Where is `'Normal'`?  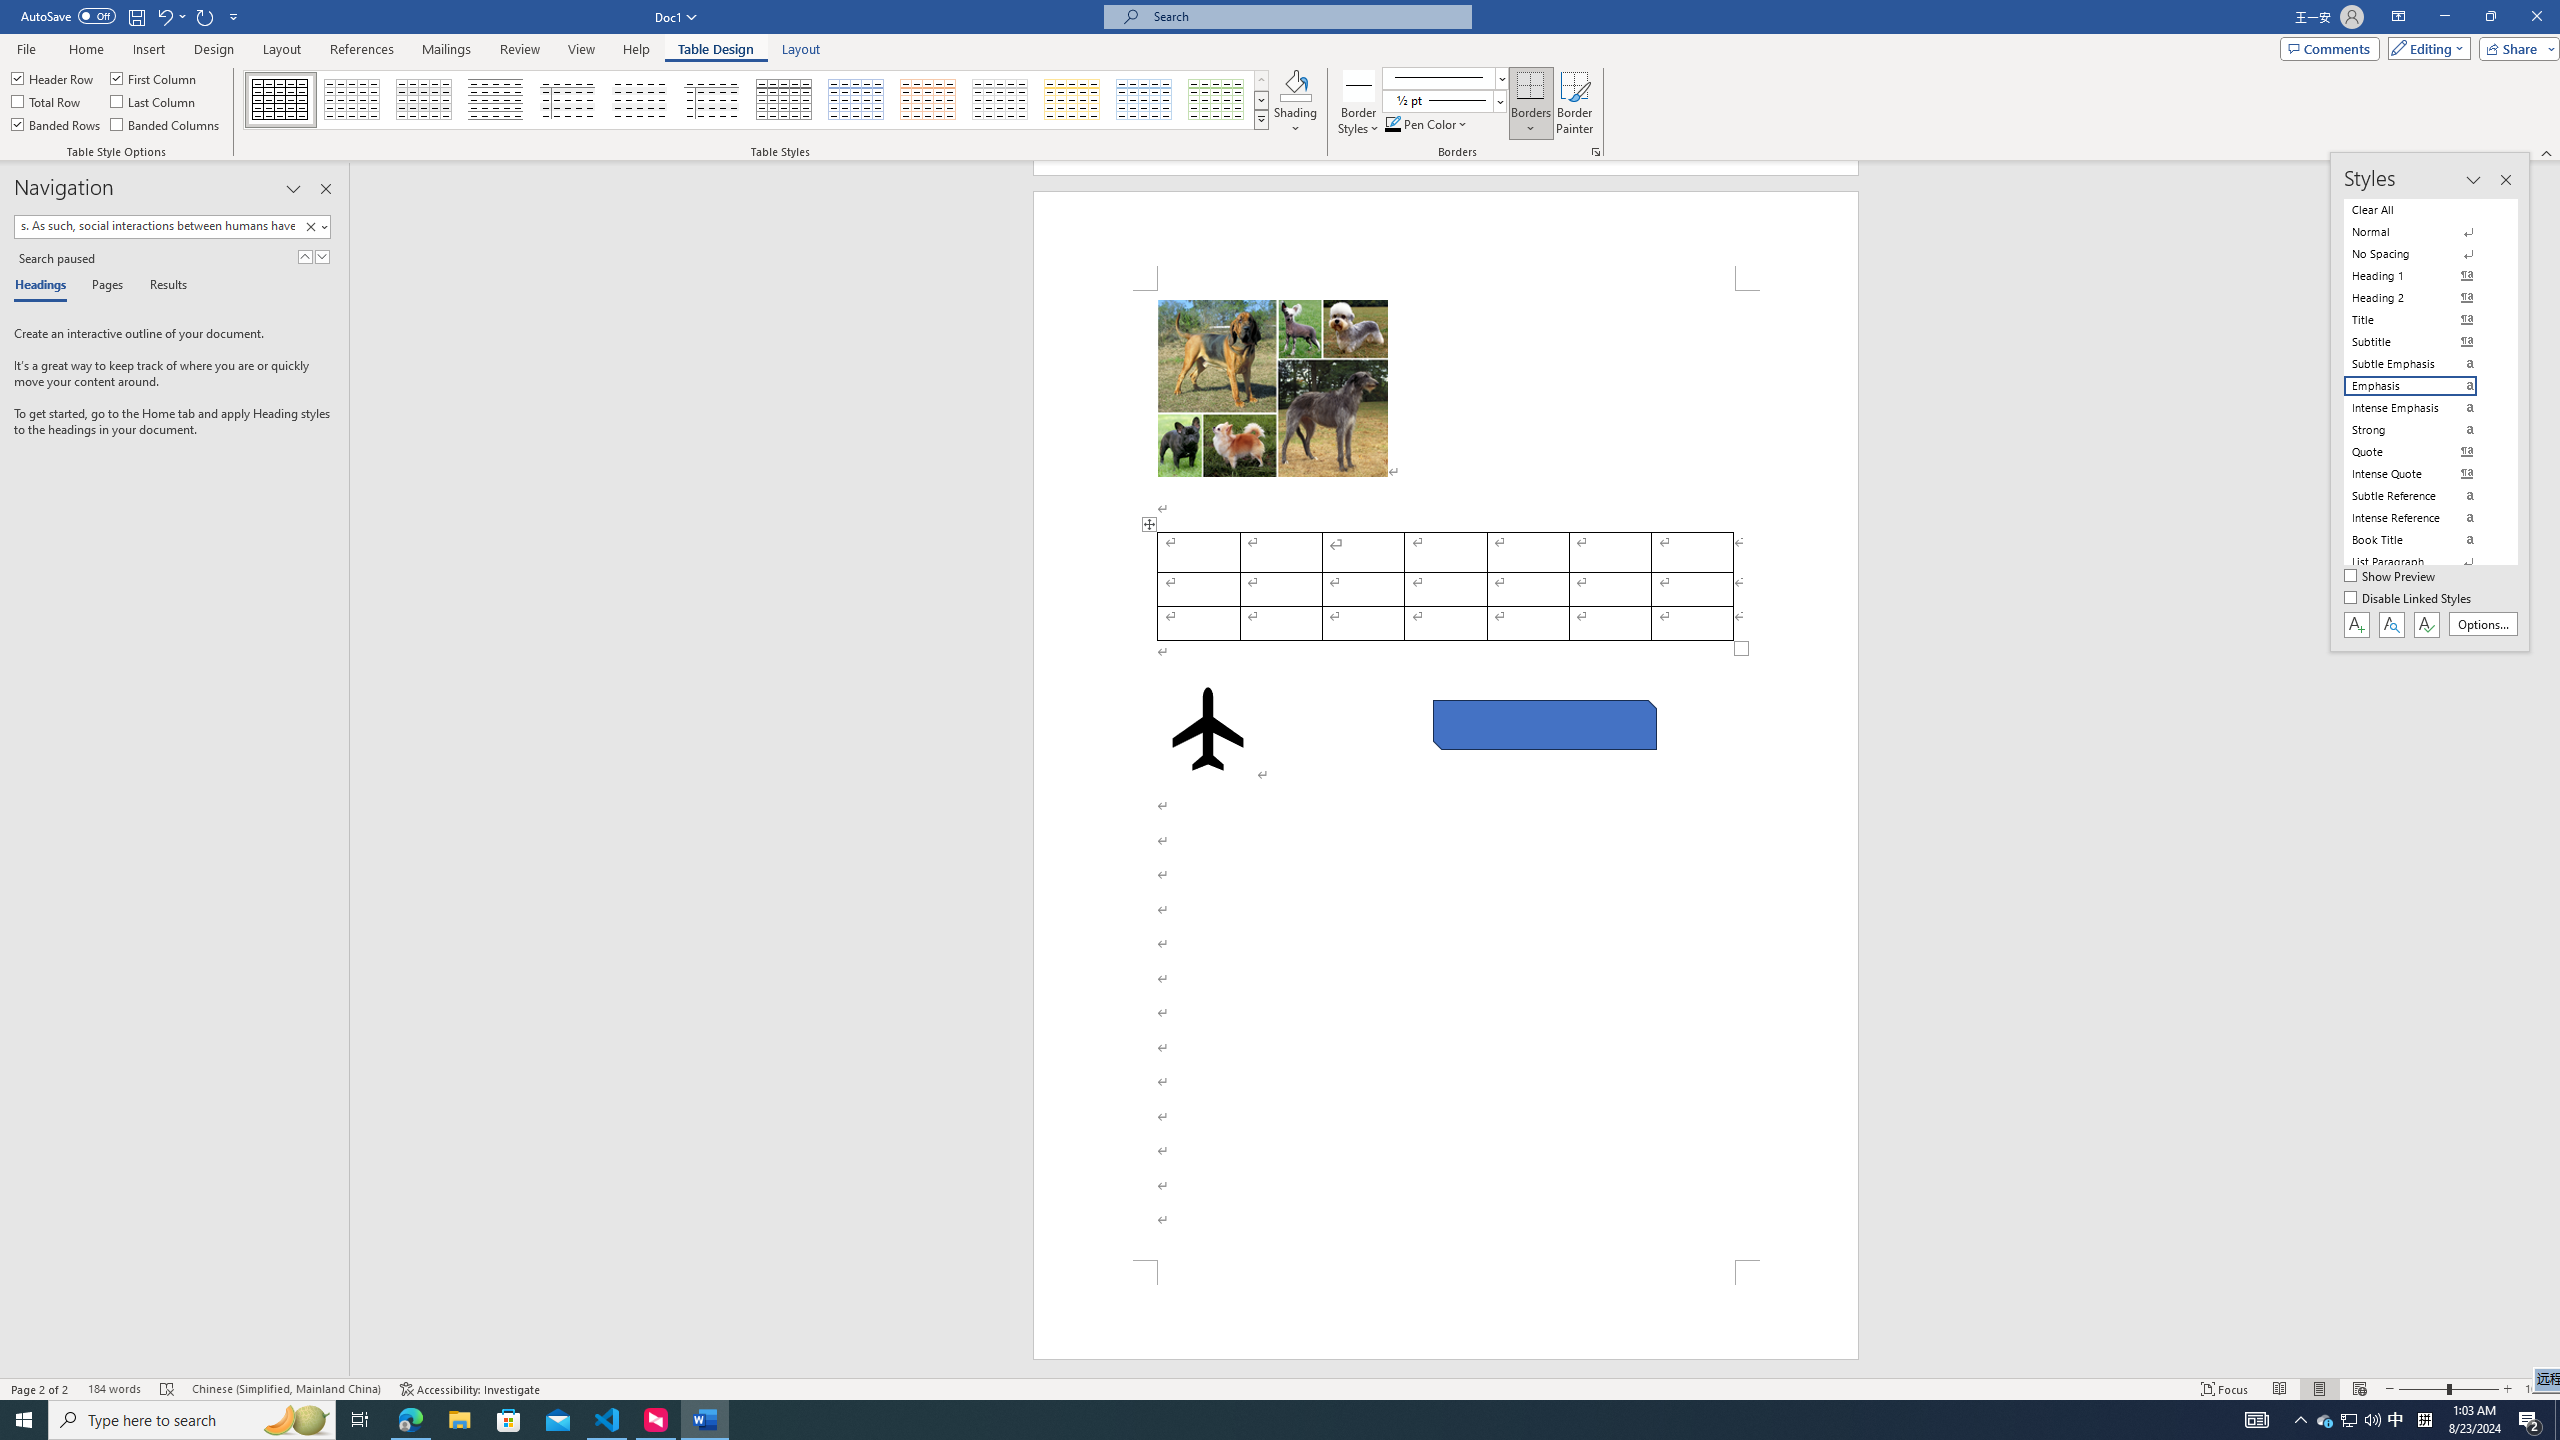
'Normal' is located at coordinates (2422, 230).